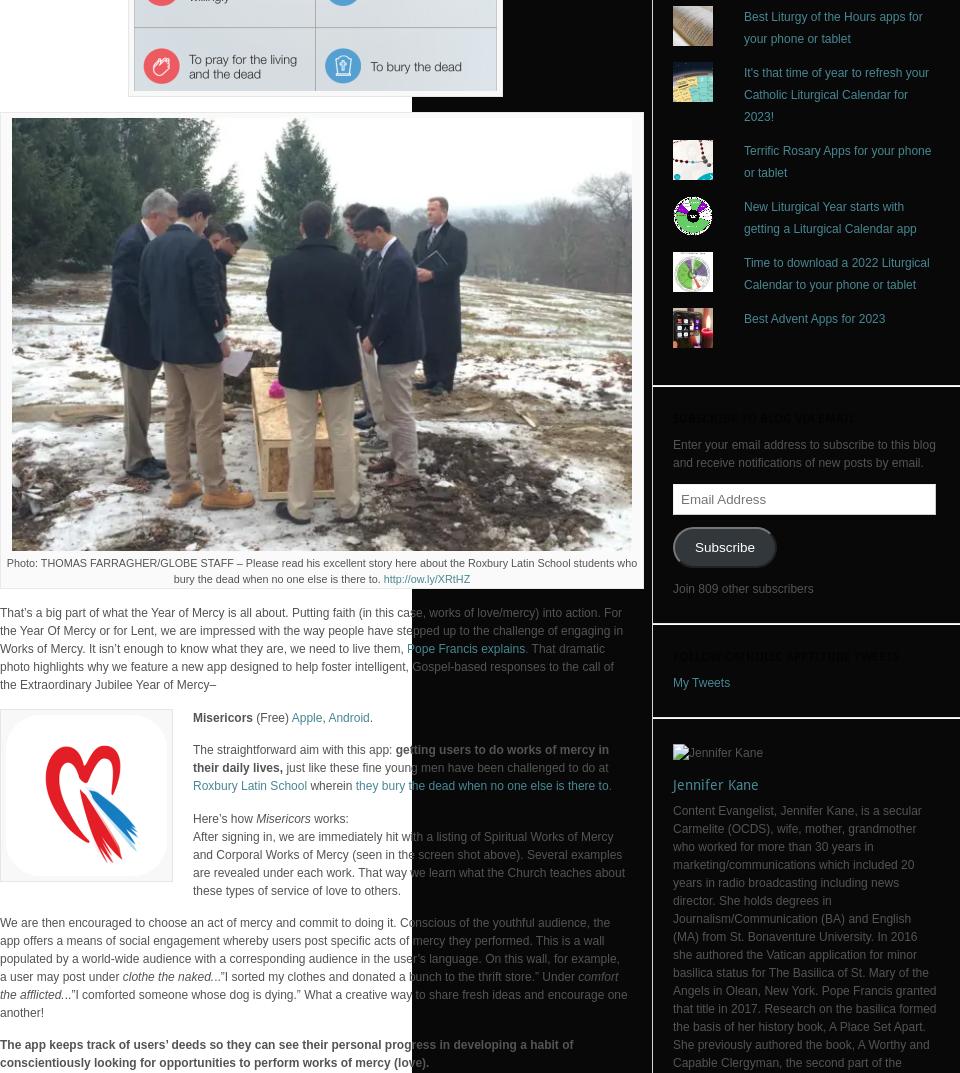 The height and width of the screenshot is (1073, 960). What do you see at coordinates (192, 758) in the screenshot?
I see `'getting users to do works of mercy in their daily lives,'` at bounding box center [192, 758].